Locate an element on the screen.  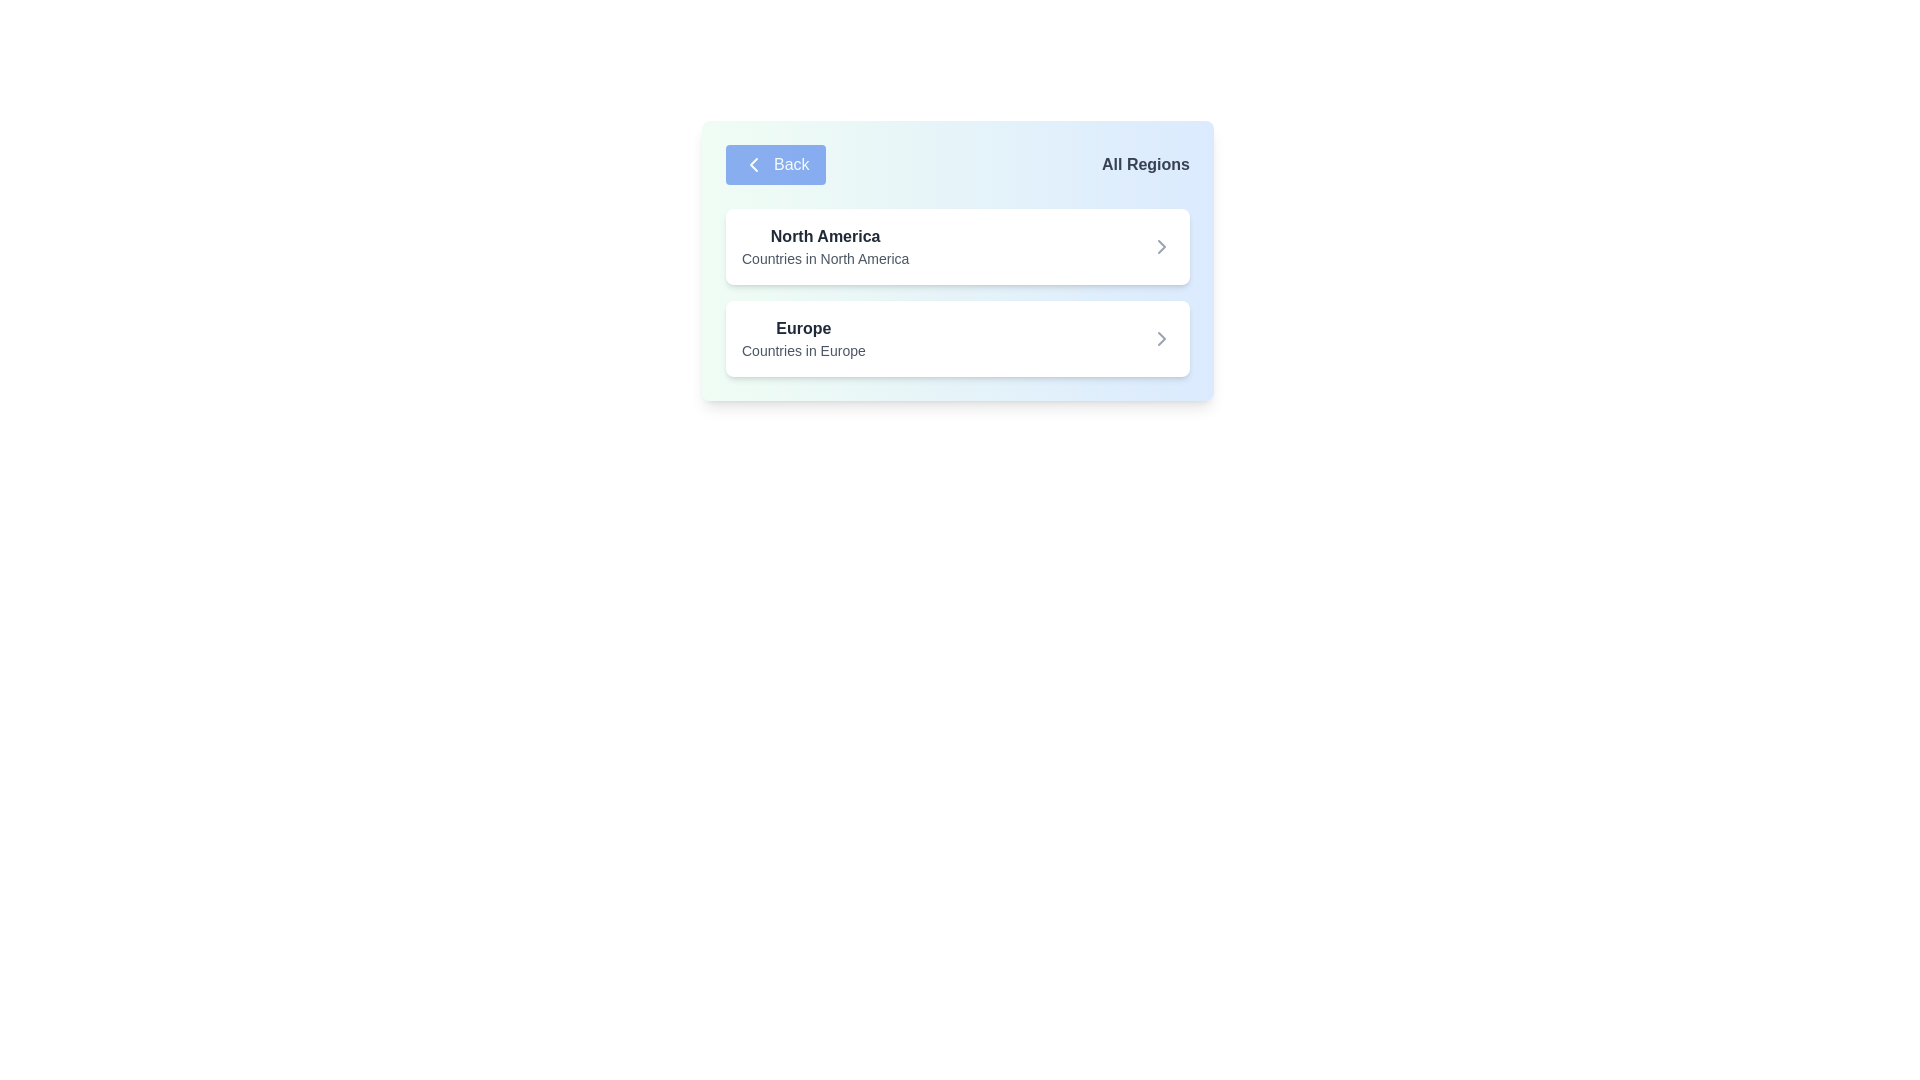
the Text block titled 'North America' that displays the description 'Countries in North America.' is located at coordinates (825, 245).